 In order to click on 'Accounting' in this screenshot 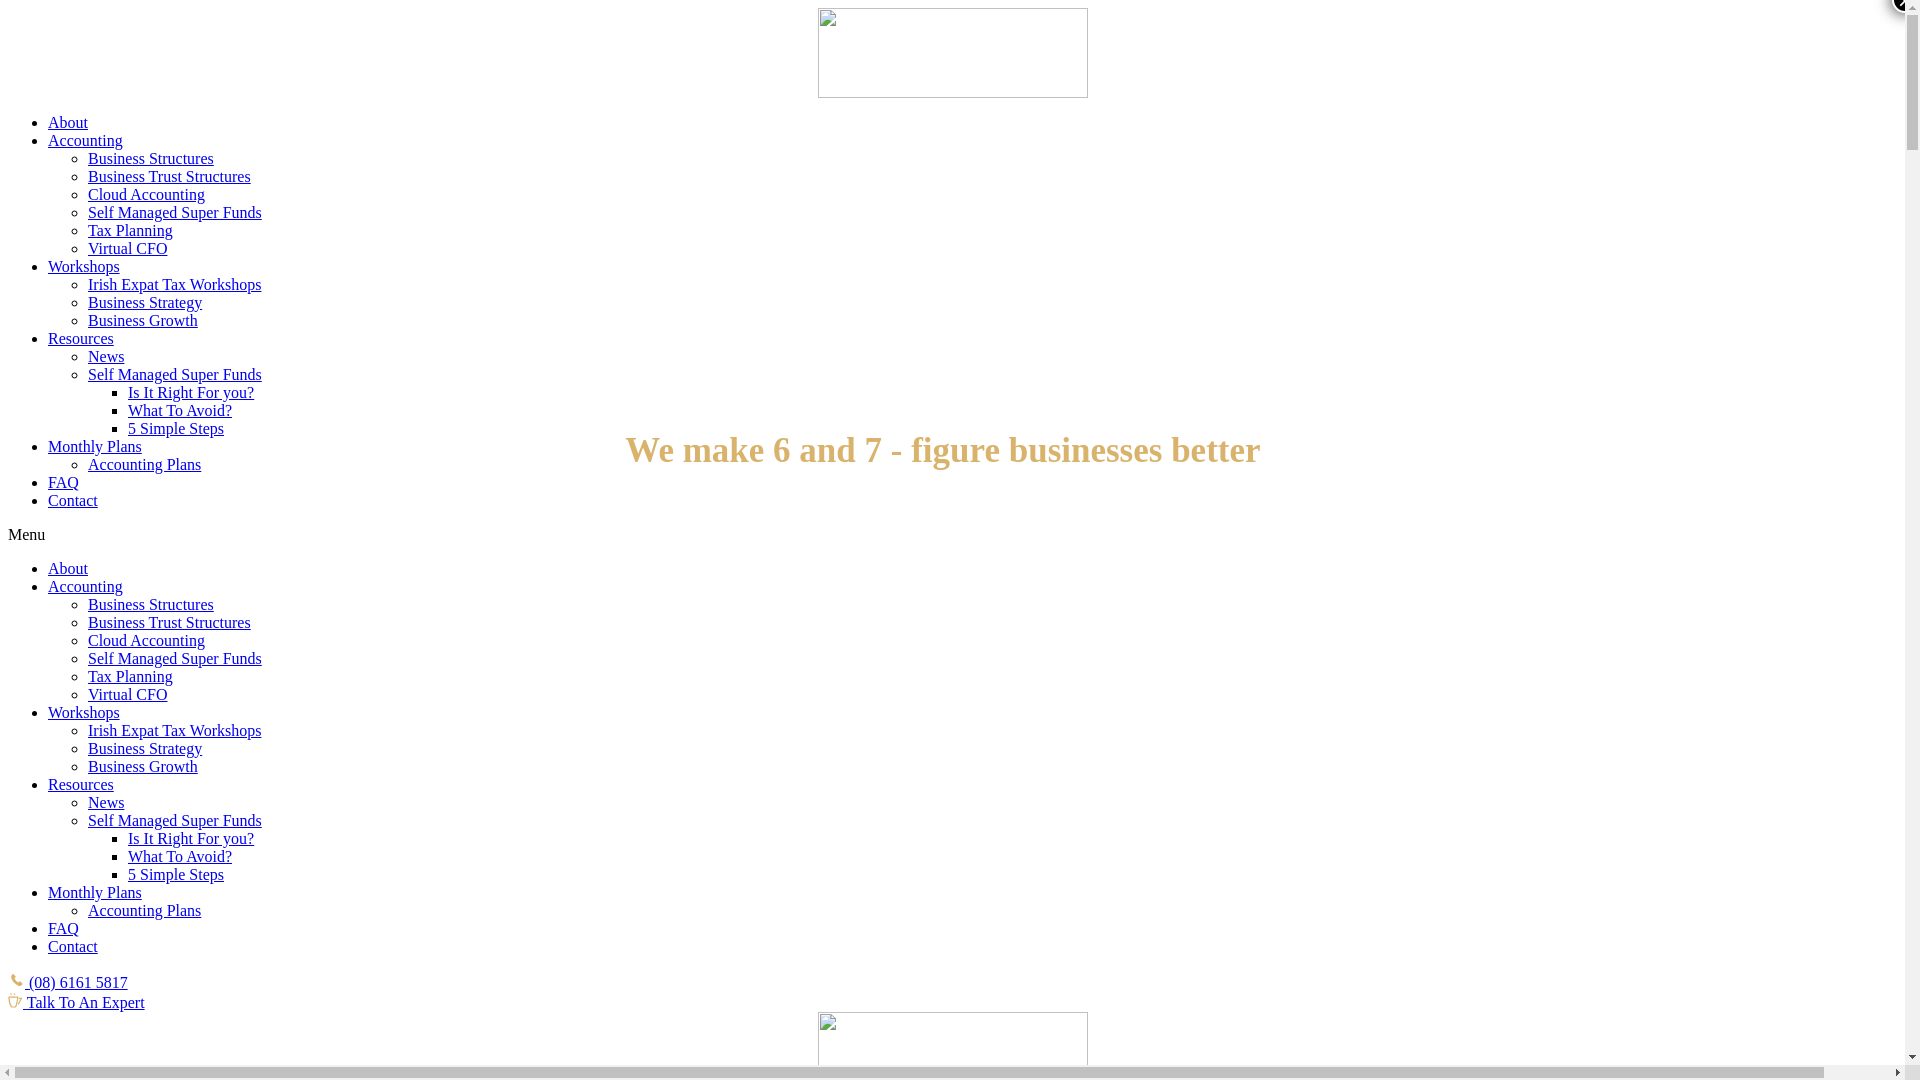, I will do `click(84, 139)`.